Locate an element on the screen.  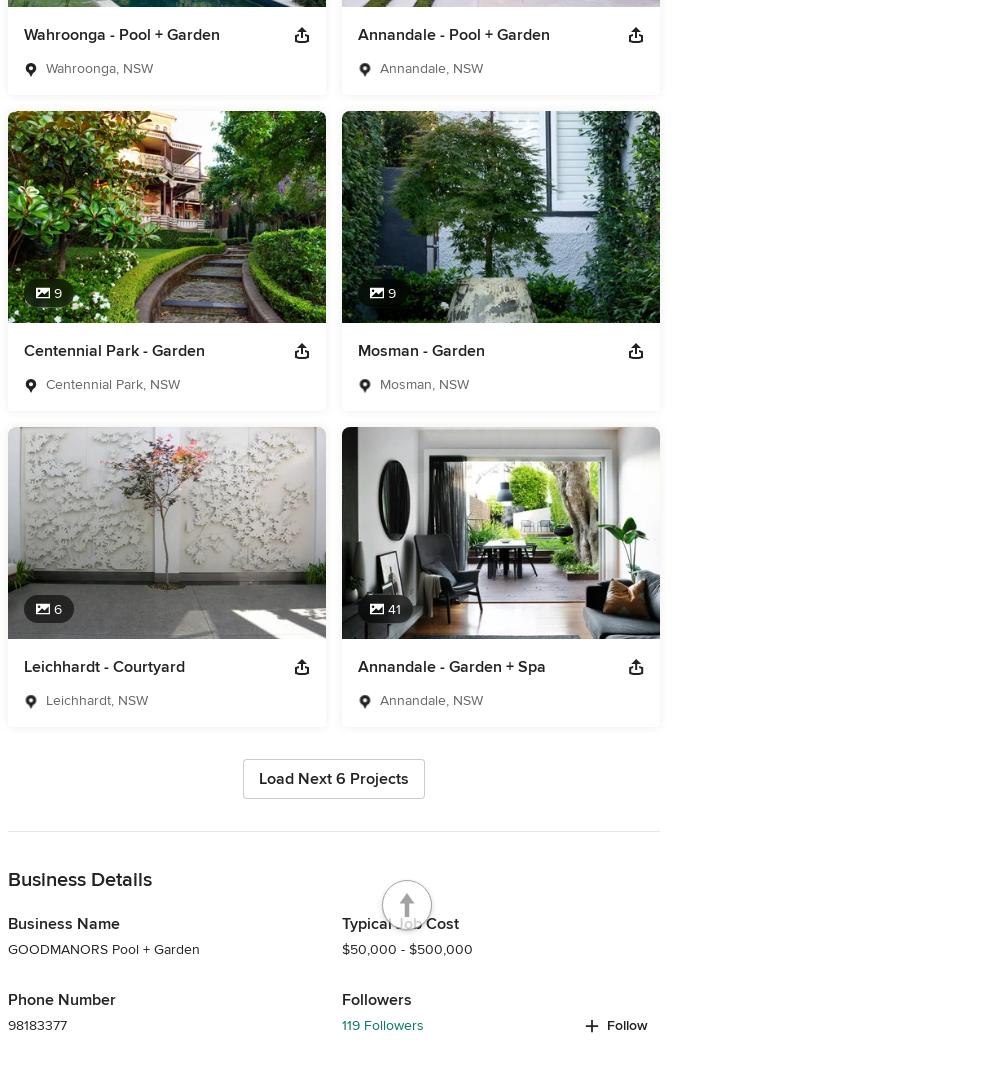
'$50,000 - $500,000' is located at coordinates (407, 949).